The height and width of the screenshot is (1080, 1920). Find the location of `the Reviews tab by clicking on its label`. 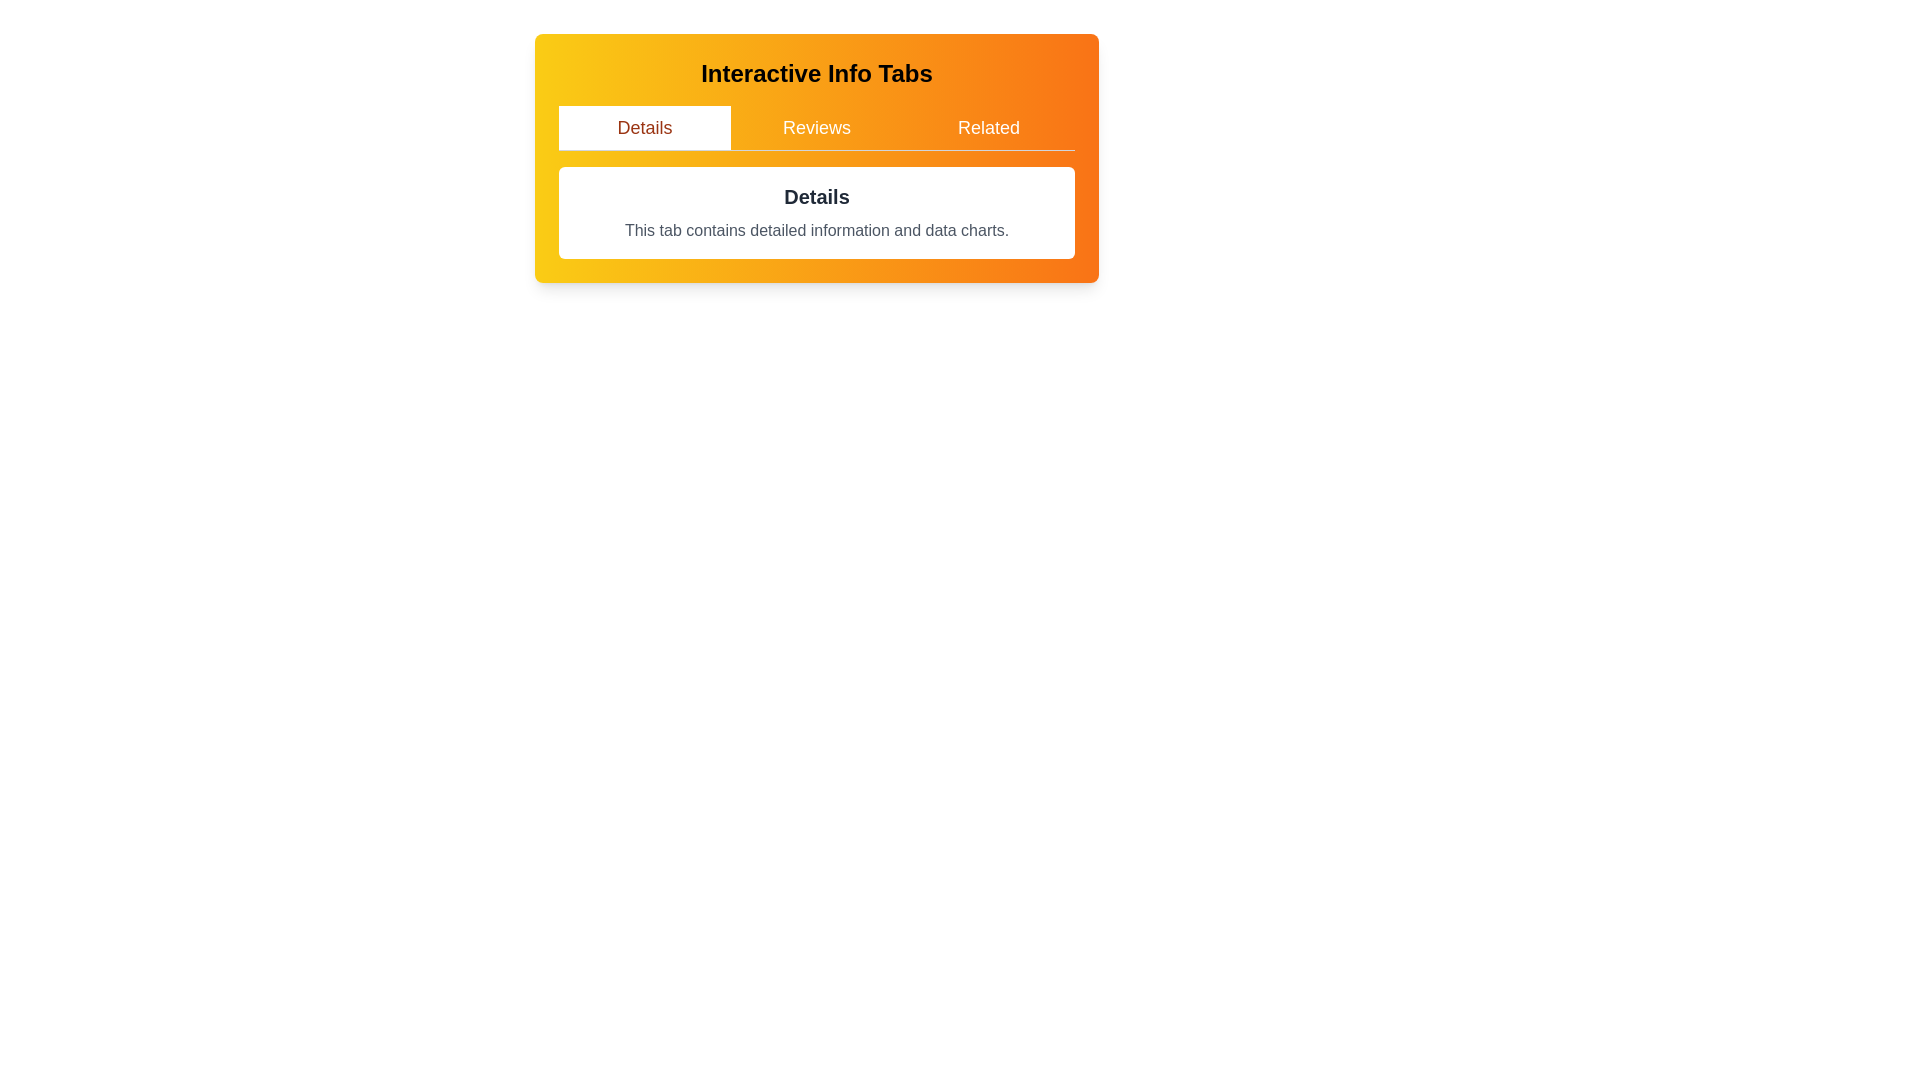

the Reviews tab by clicking on its label is located at coordinates (816, 127).